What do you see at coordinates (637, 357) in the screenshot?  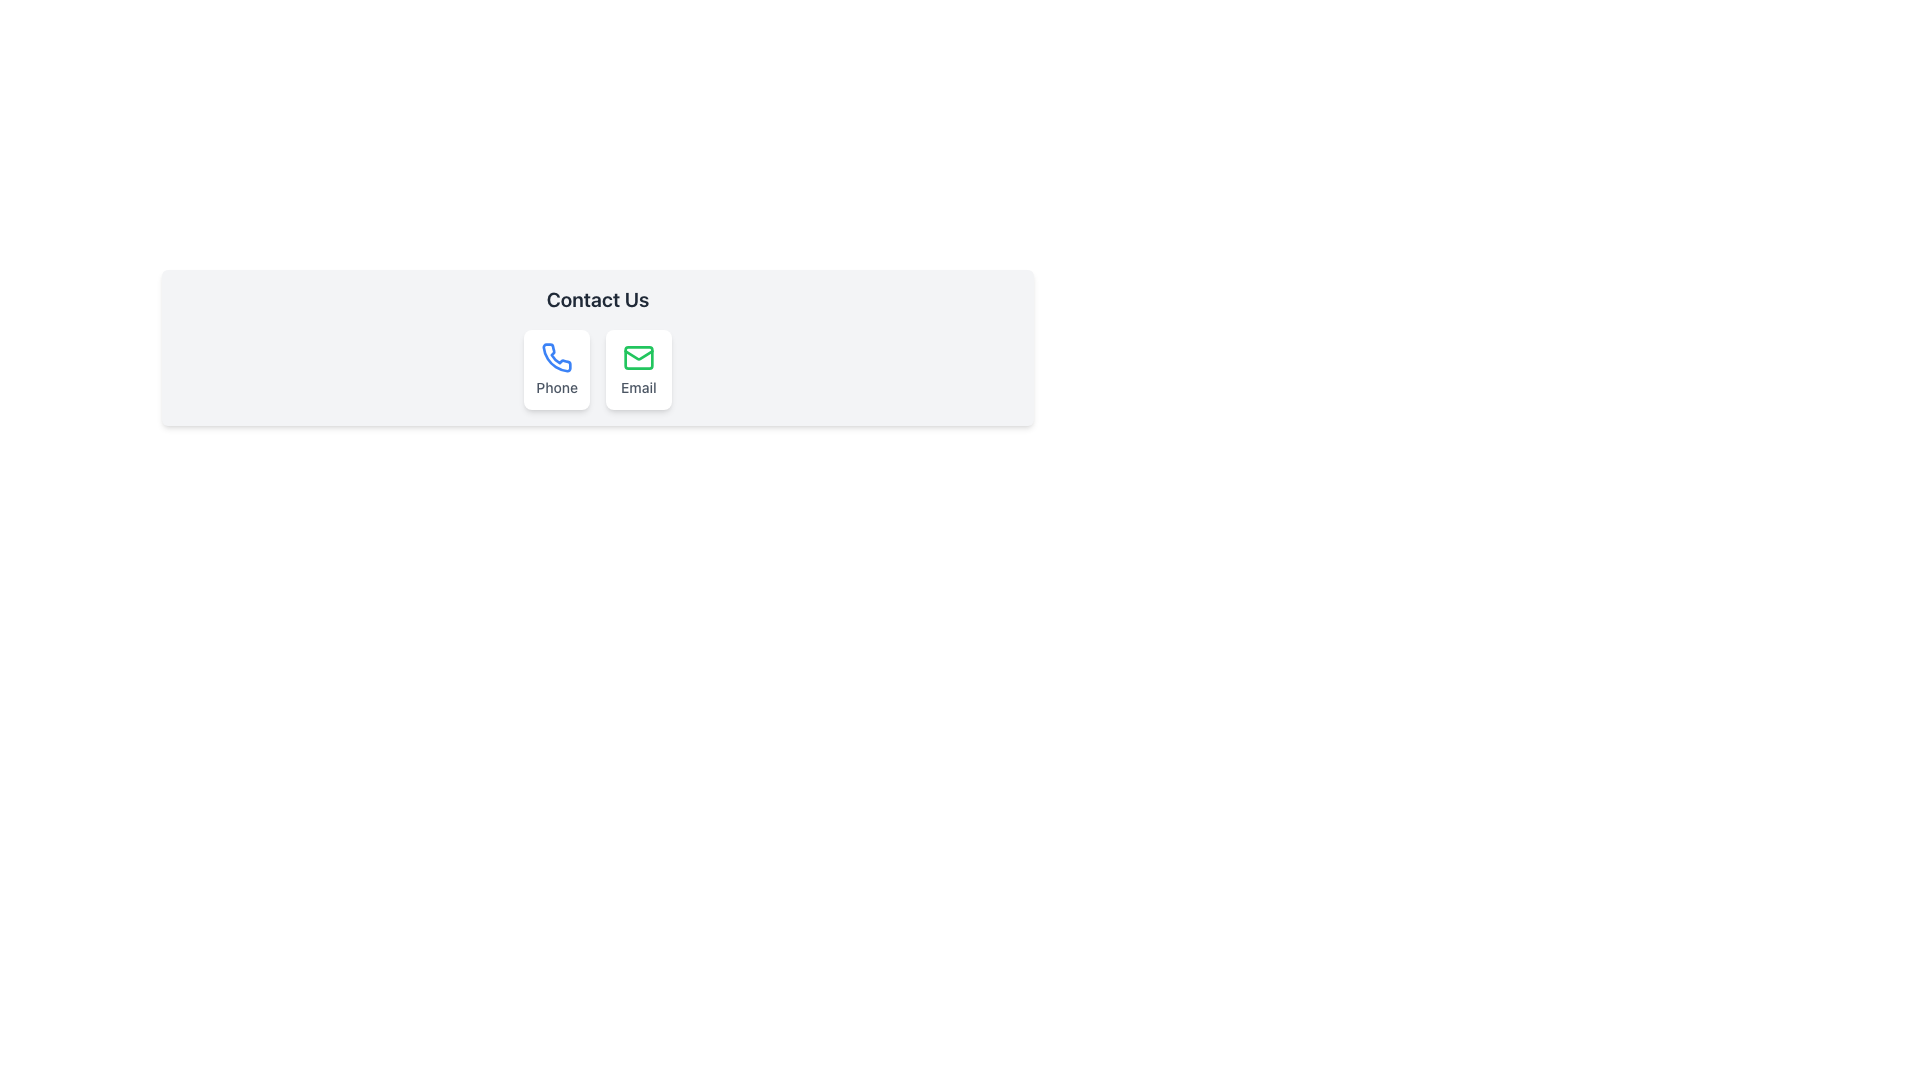 I see `the green rectangular element with rounded corners that is part of the envelope icon in the 'Contact Us' section` at bounding box center [637, 357].